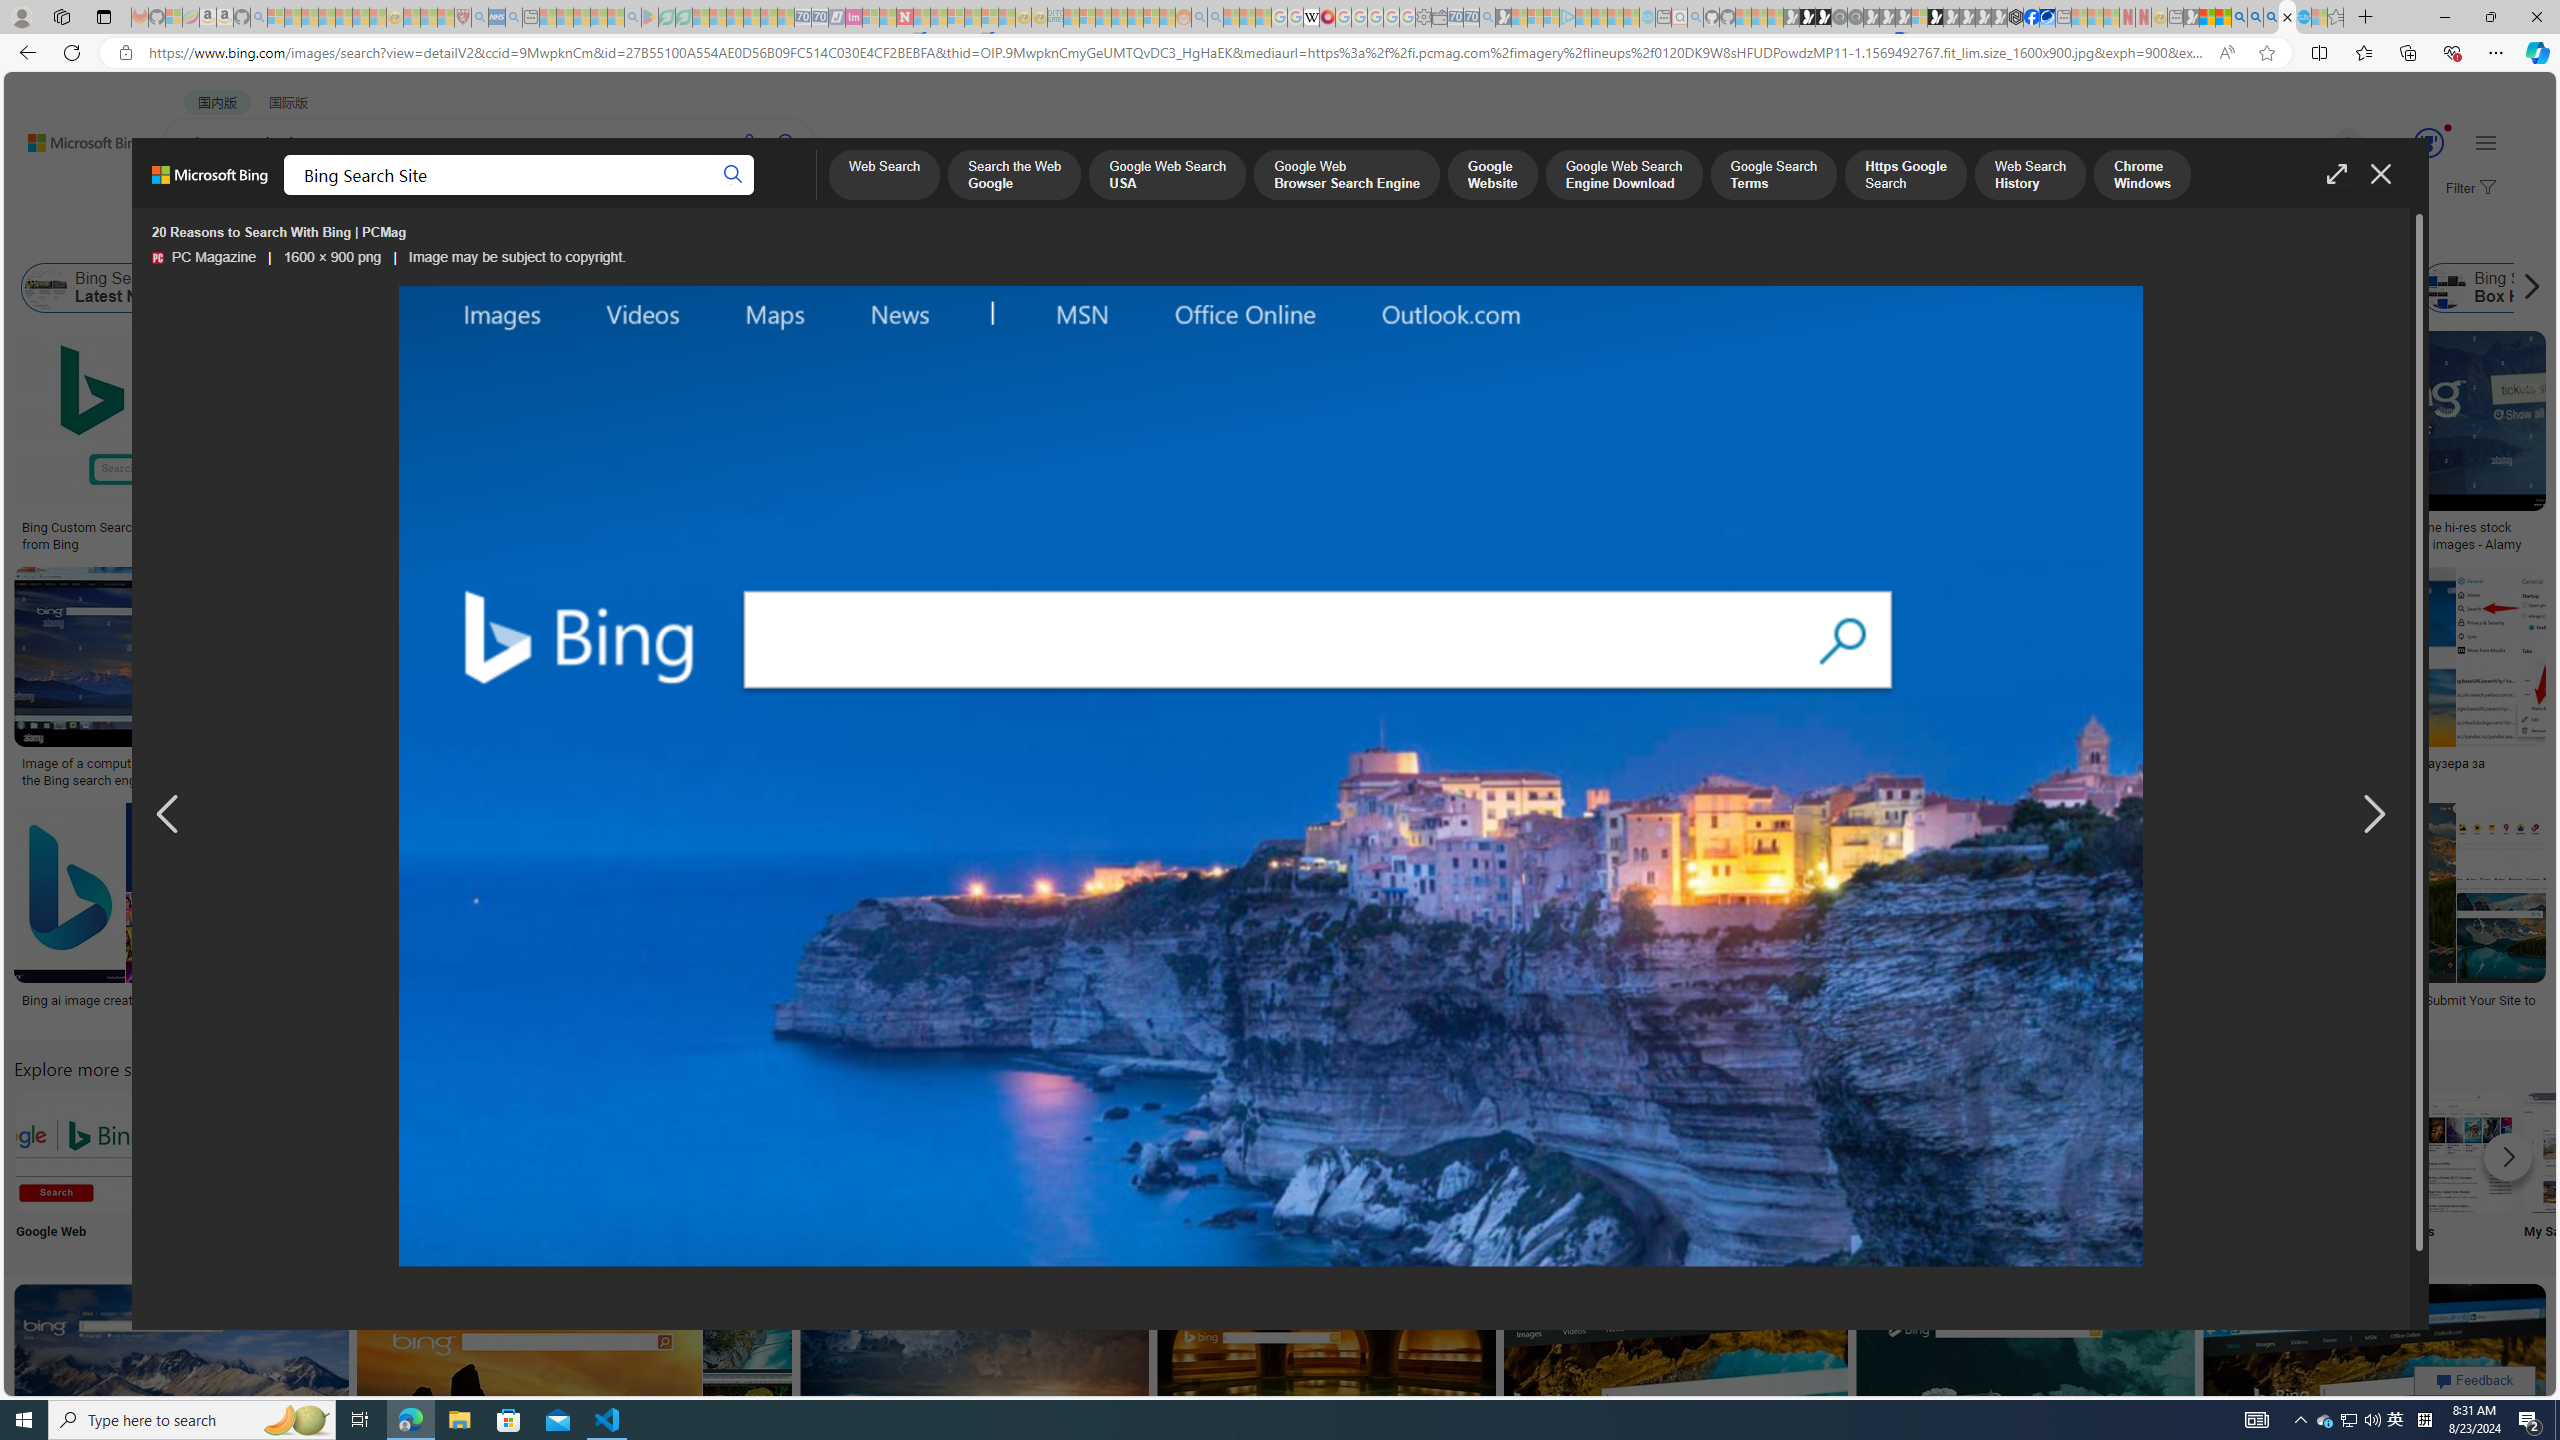 The image size is (2560, 1440). Describe the element at coordinates (83, 999) in the screenshot. I see `'Bing ai image creator'` at that location.